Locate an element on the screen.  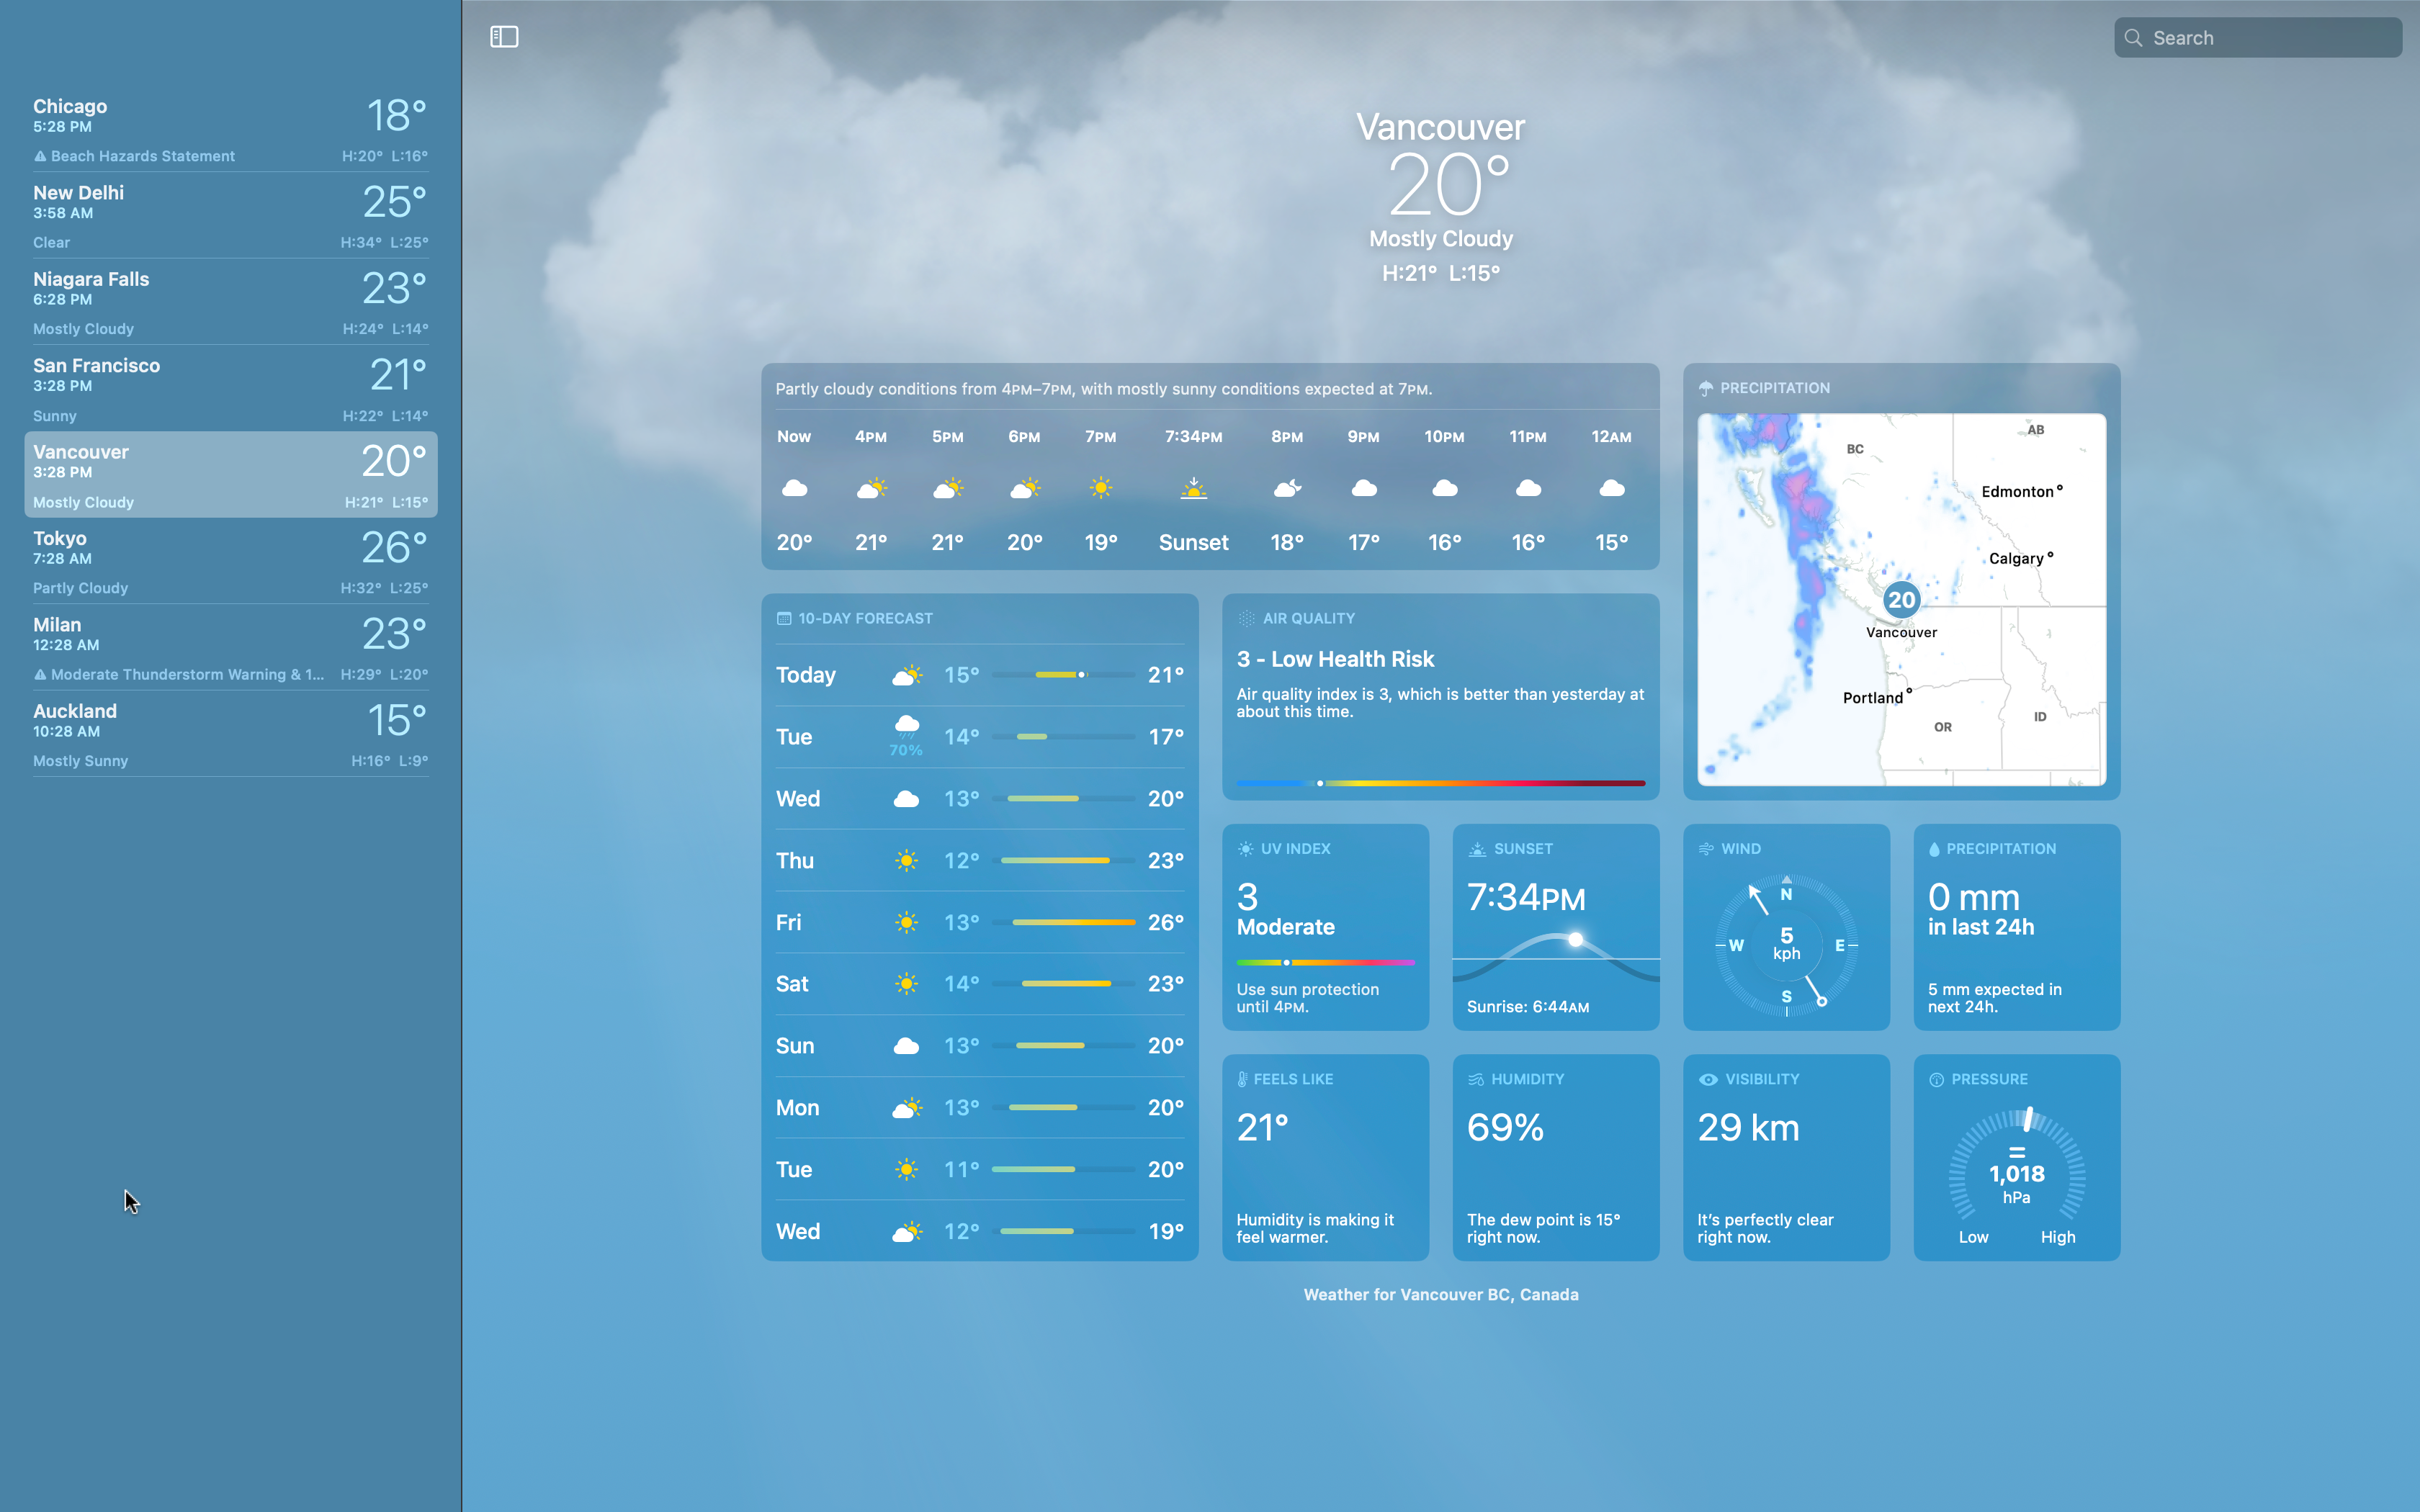
Change the city to London using the search bar is located at coordinates (2272, 35).